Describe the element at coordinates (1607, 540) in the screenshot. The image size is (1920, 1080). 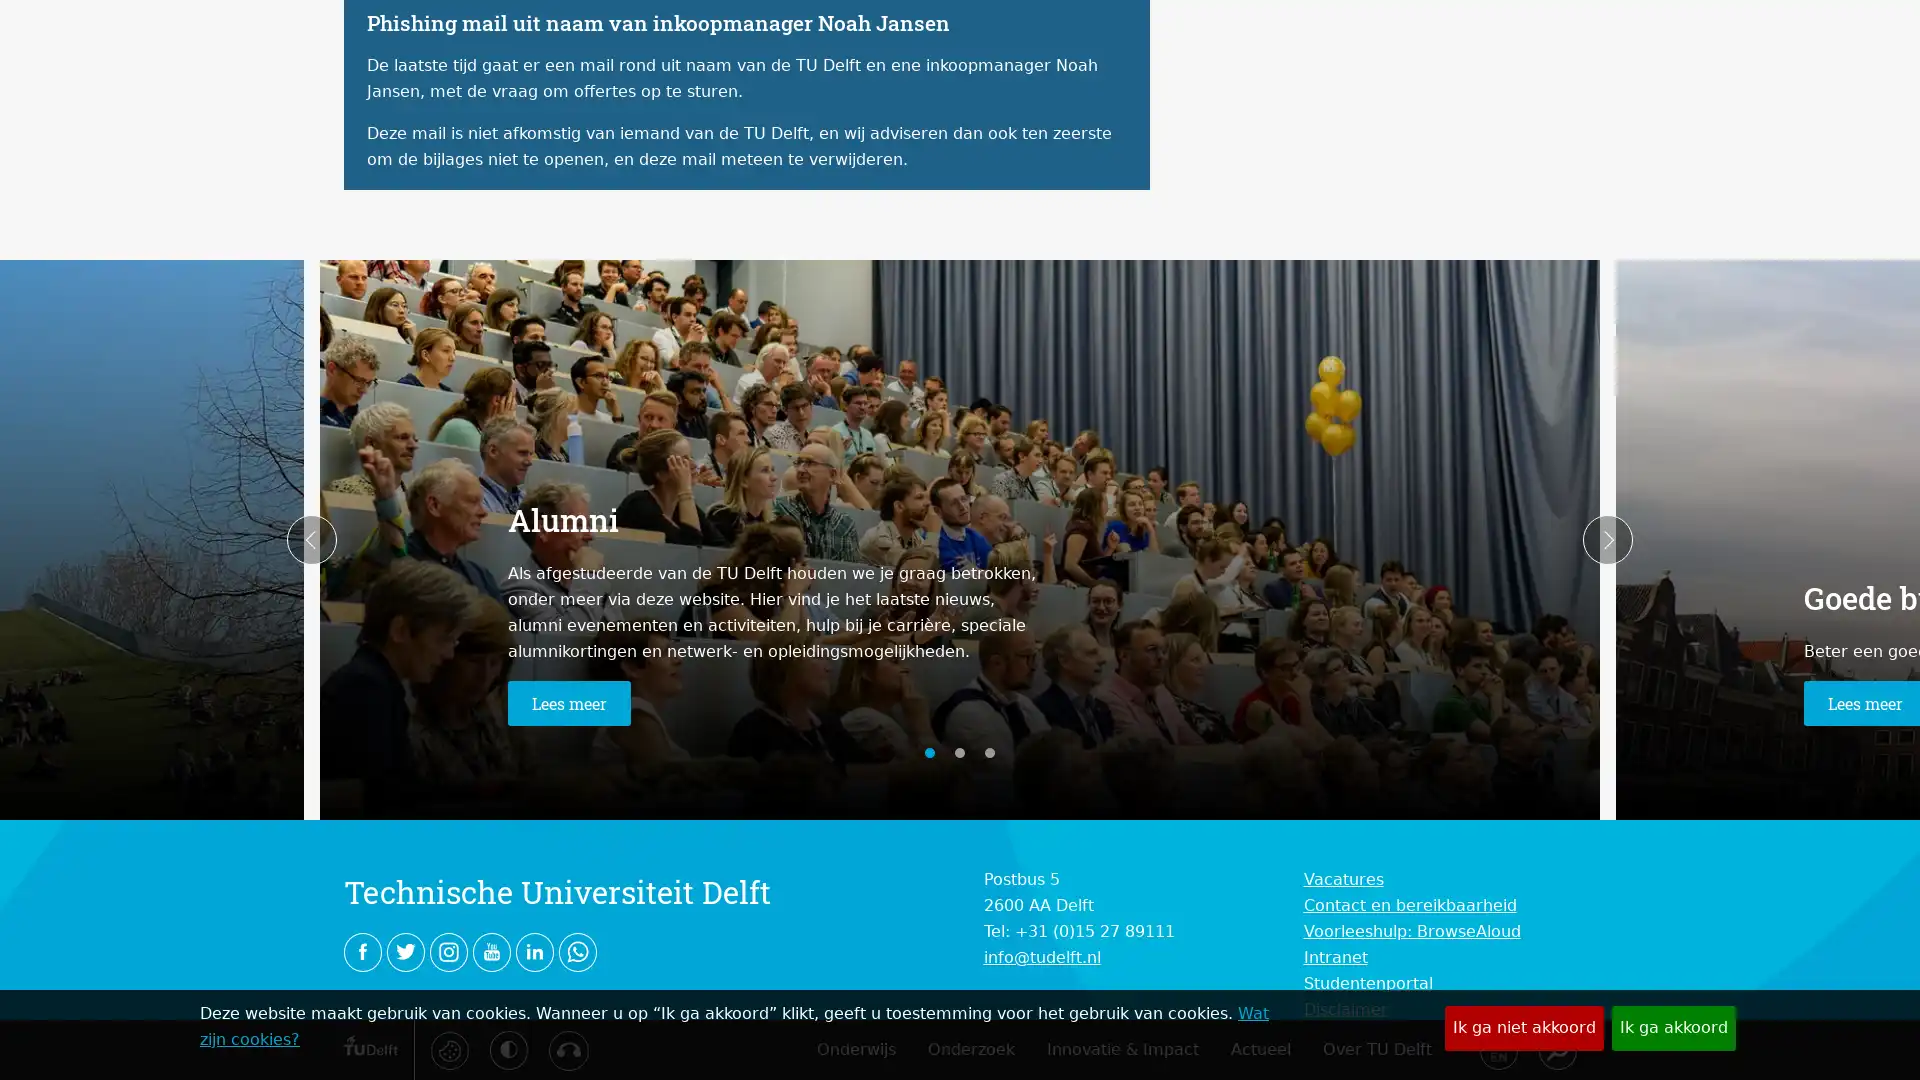
I see `Ga naar volgend item` at that location.